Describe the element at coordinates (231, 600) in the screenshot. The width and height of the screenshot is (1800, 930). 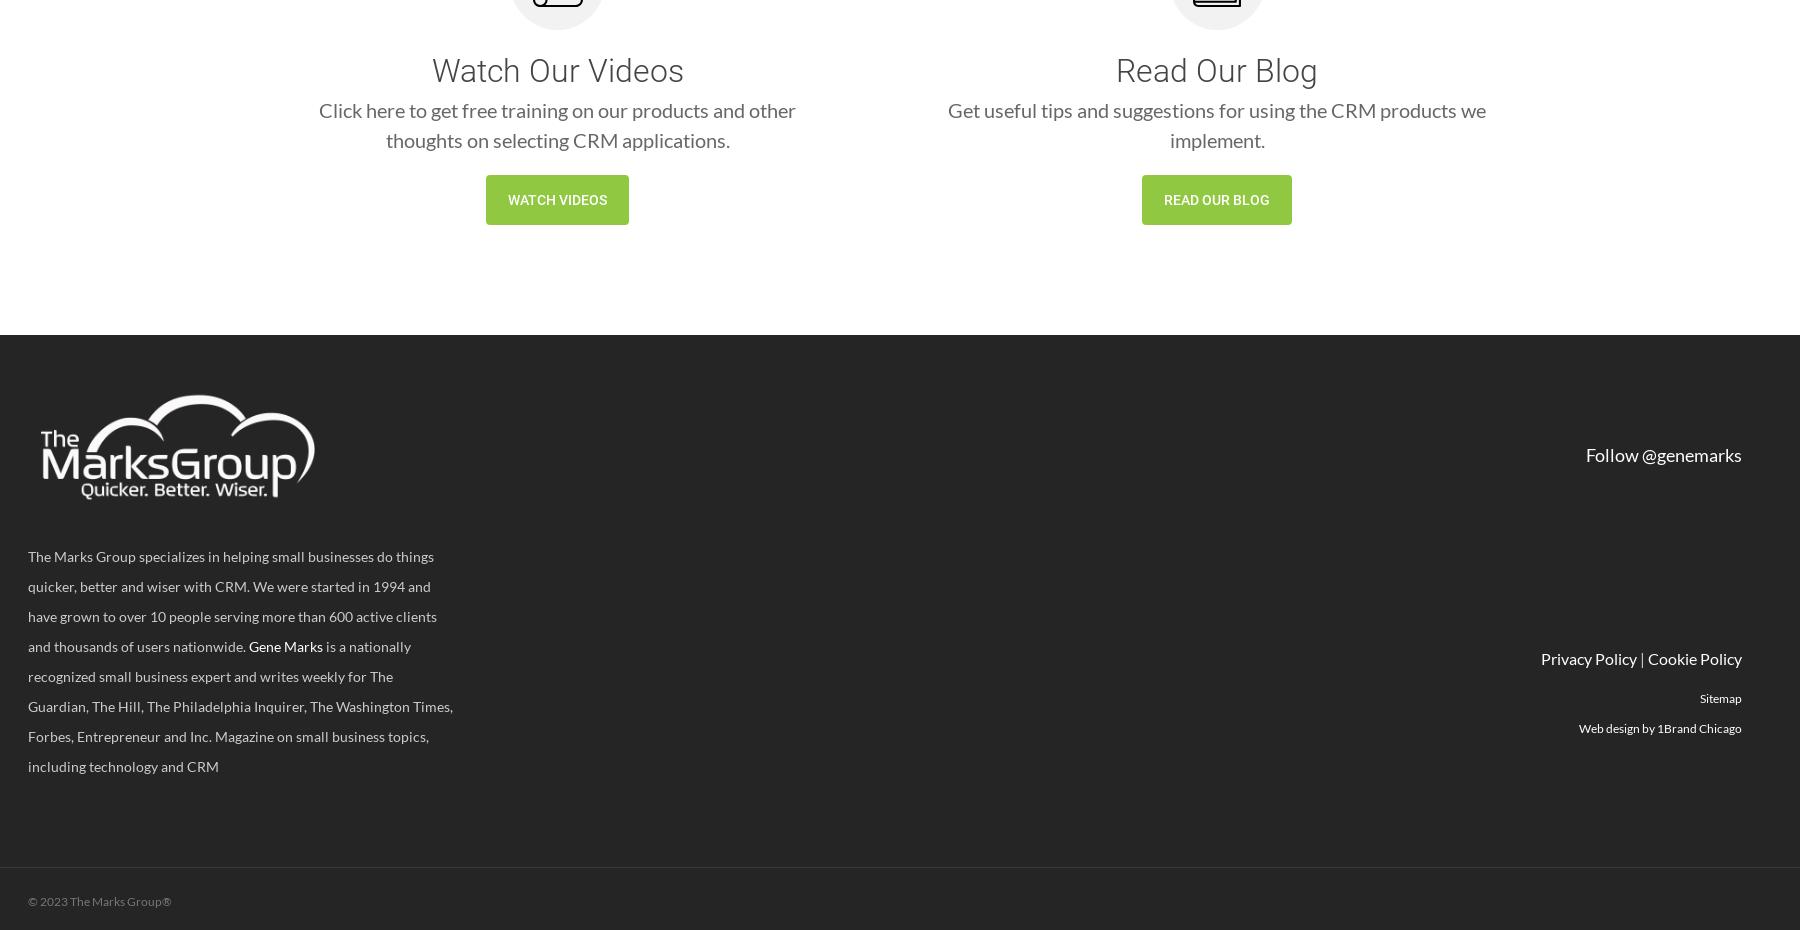
I see `'The Marks Group specializes in helping small businesses do things quicker, better and wiser with CRM. We were started in 1994 and have grown to over 10 people serving more than 600 active clients and thousands of users nationwide.'` at that location.